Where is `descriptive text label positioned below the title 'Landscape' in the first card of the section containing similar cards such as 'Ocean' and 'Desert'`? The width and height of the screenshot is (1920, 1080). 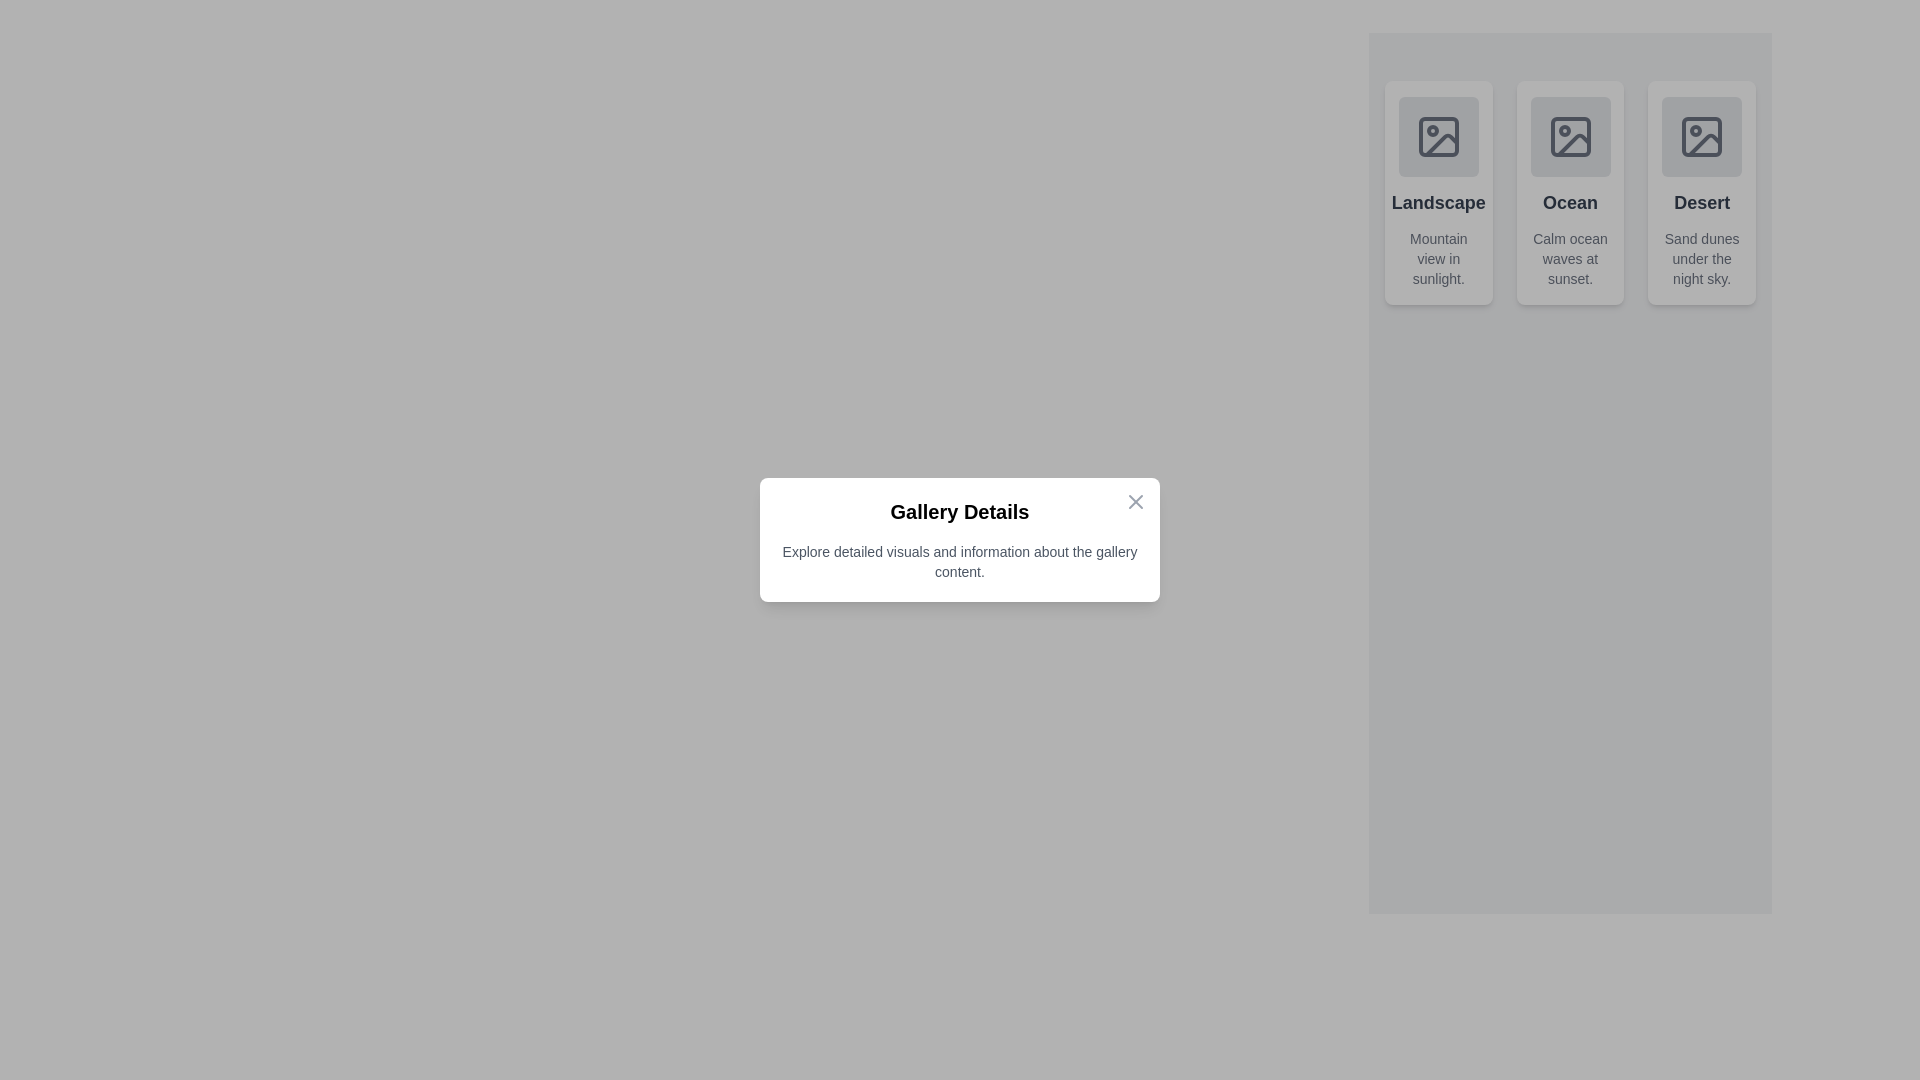 descriptive text label positioned below the title 'Landscape' in the first card of the section containing similar cards such as 'Ocean' and 'Desert' is located at coordinates (1437, 257).